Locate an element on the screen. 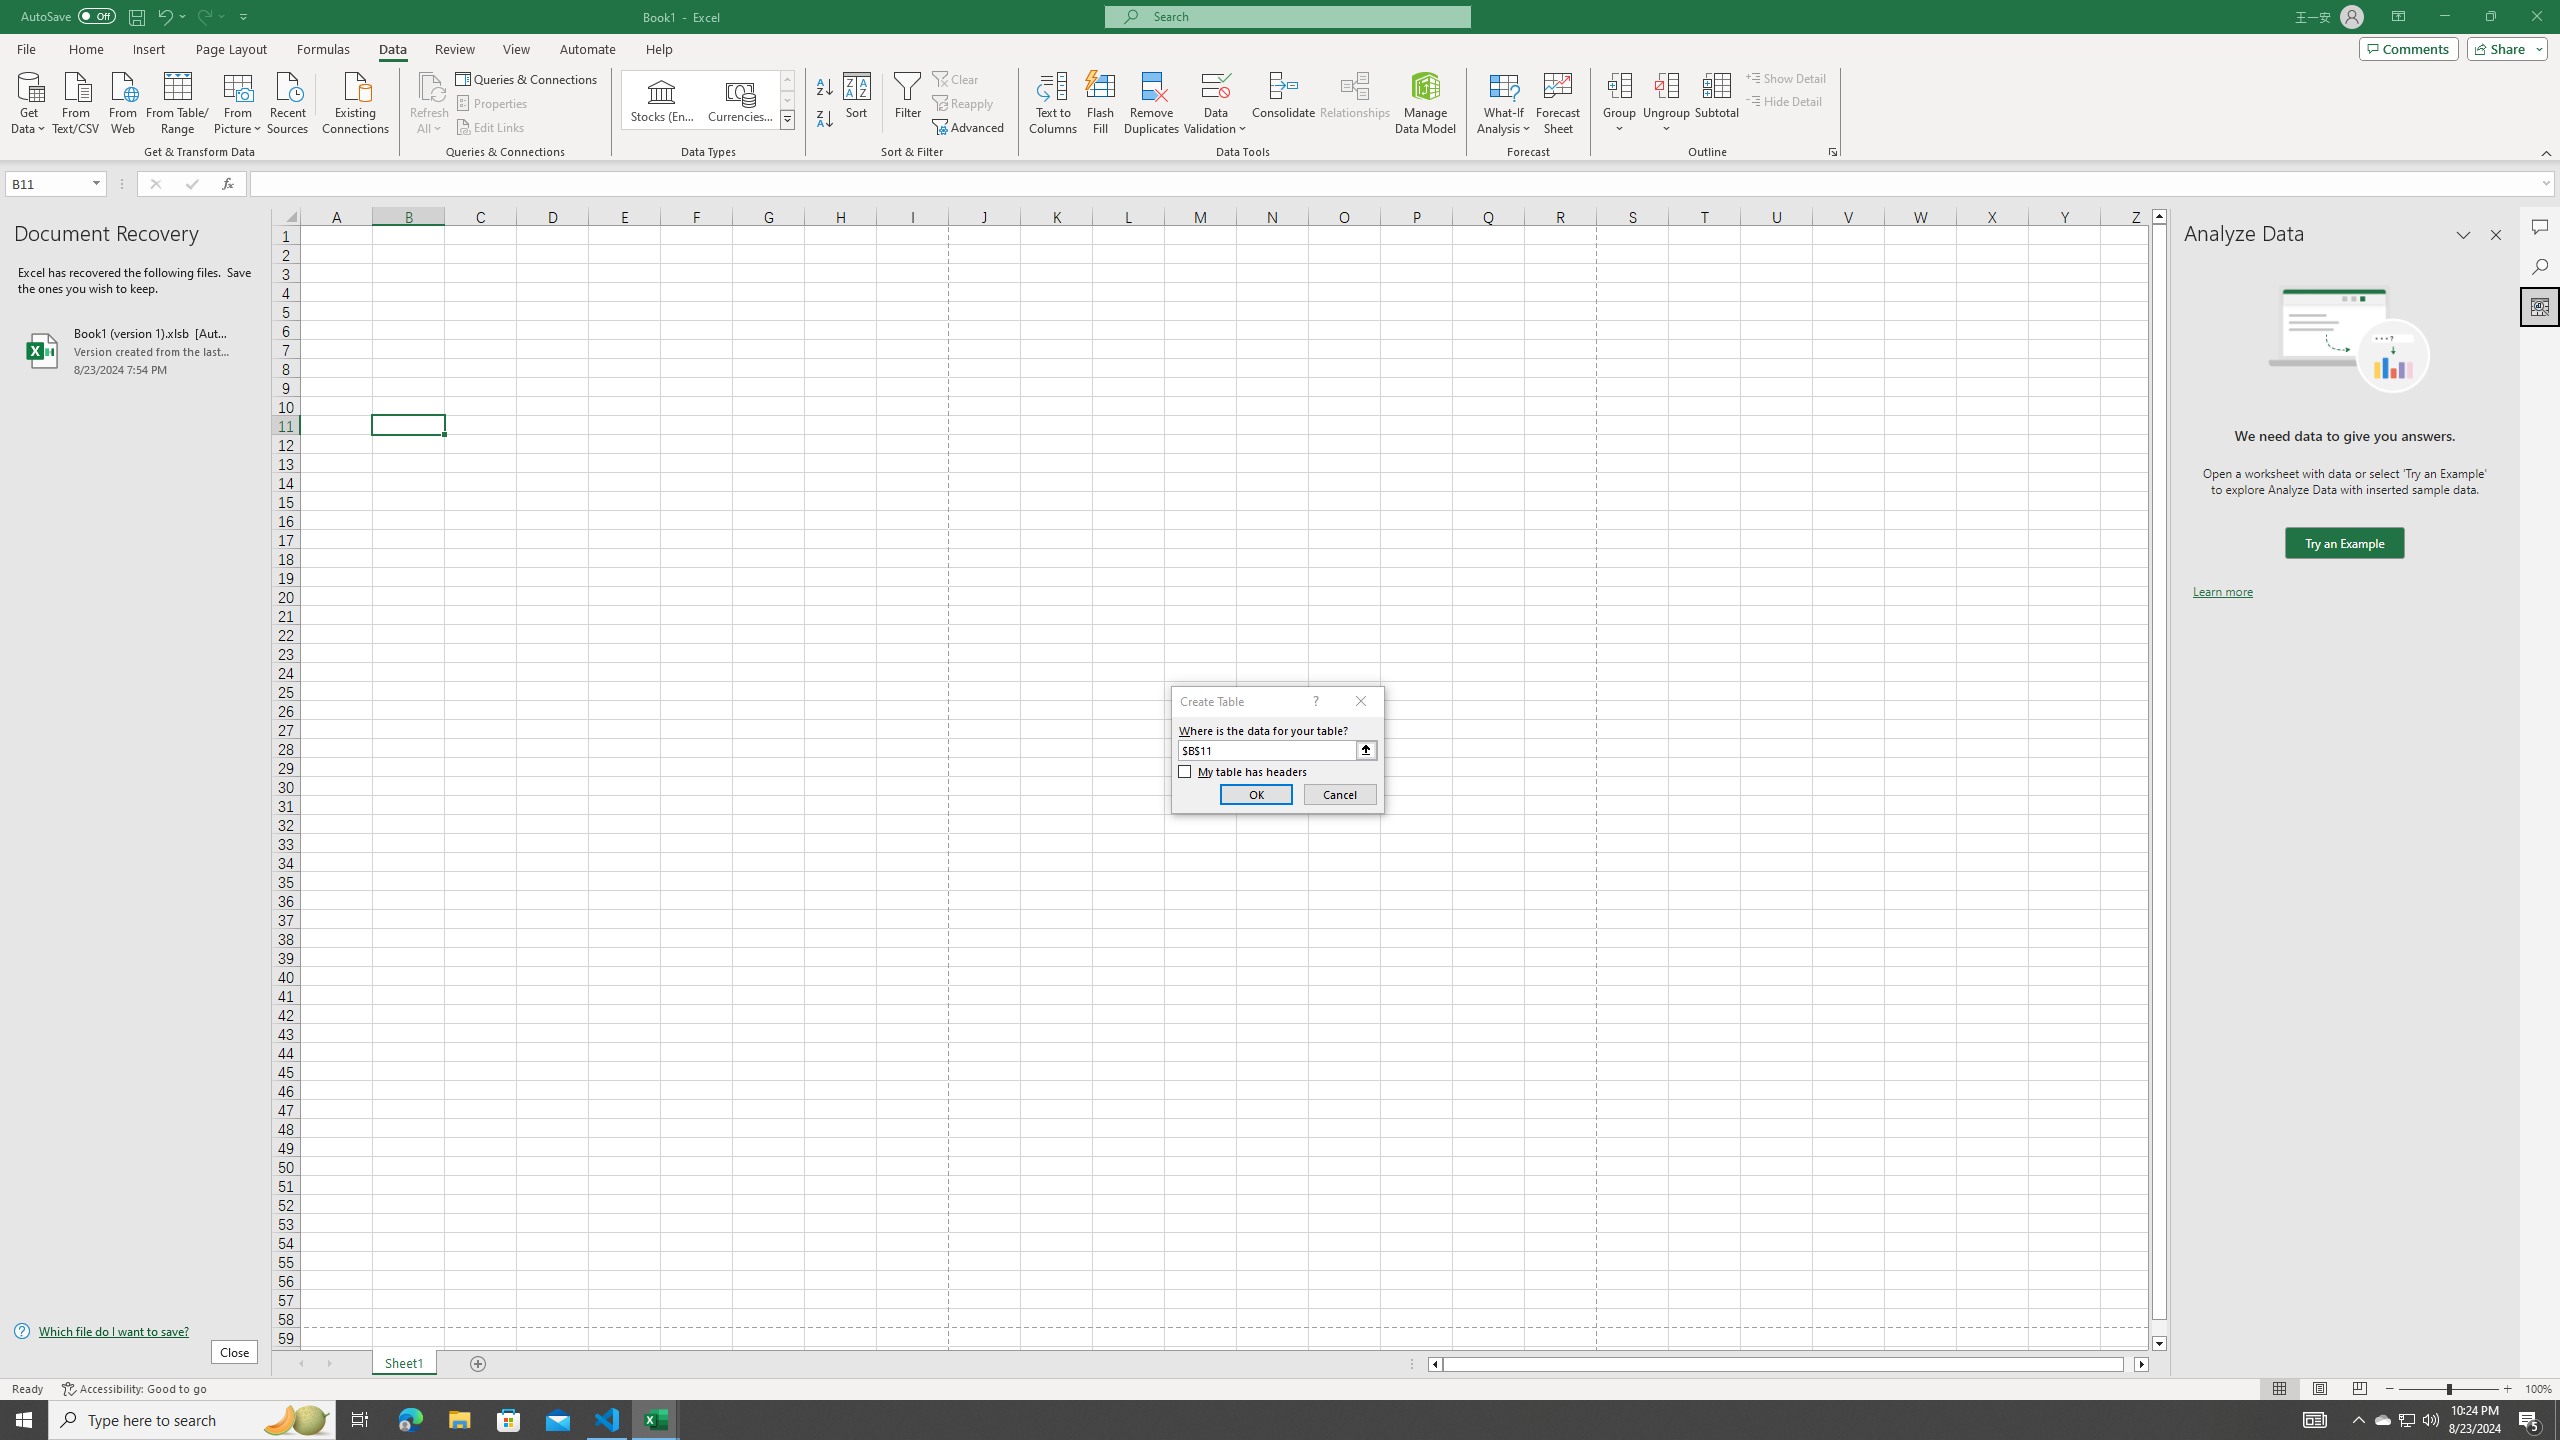  'AutomationID: ConvertToLinkedEntity' is located at coordinates (709, 99).